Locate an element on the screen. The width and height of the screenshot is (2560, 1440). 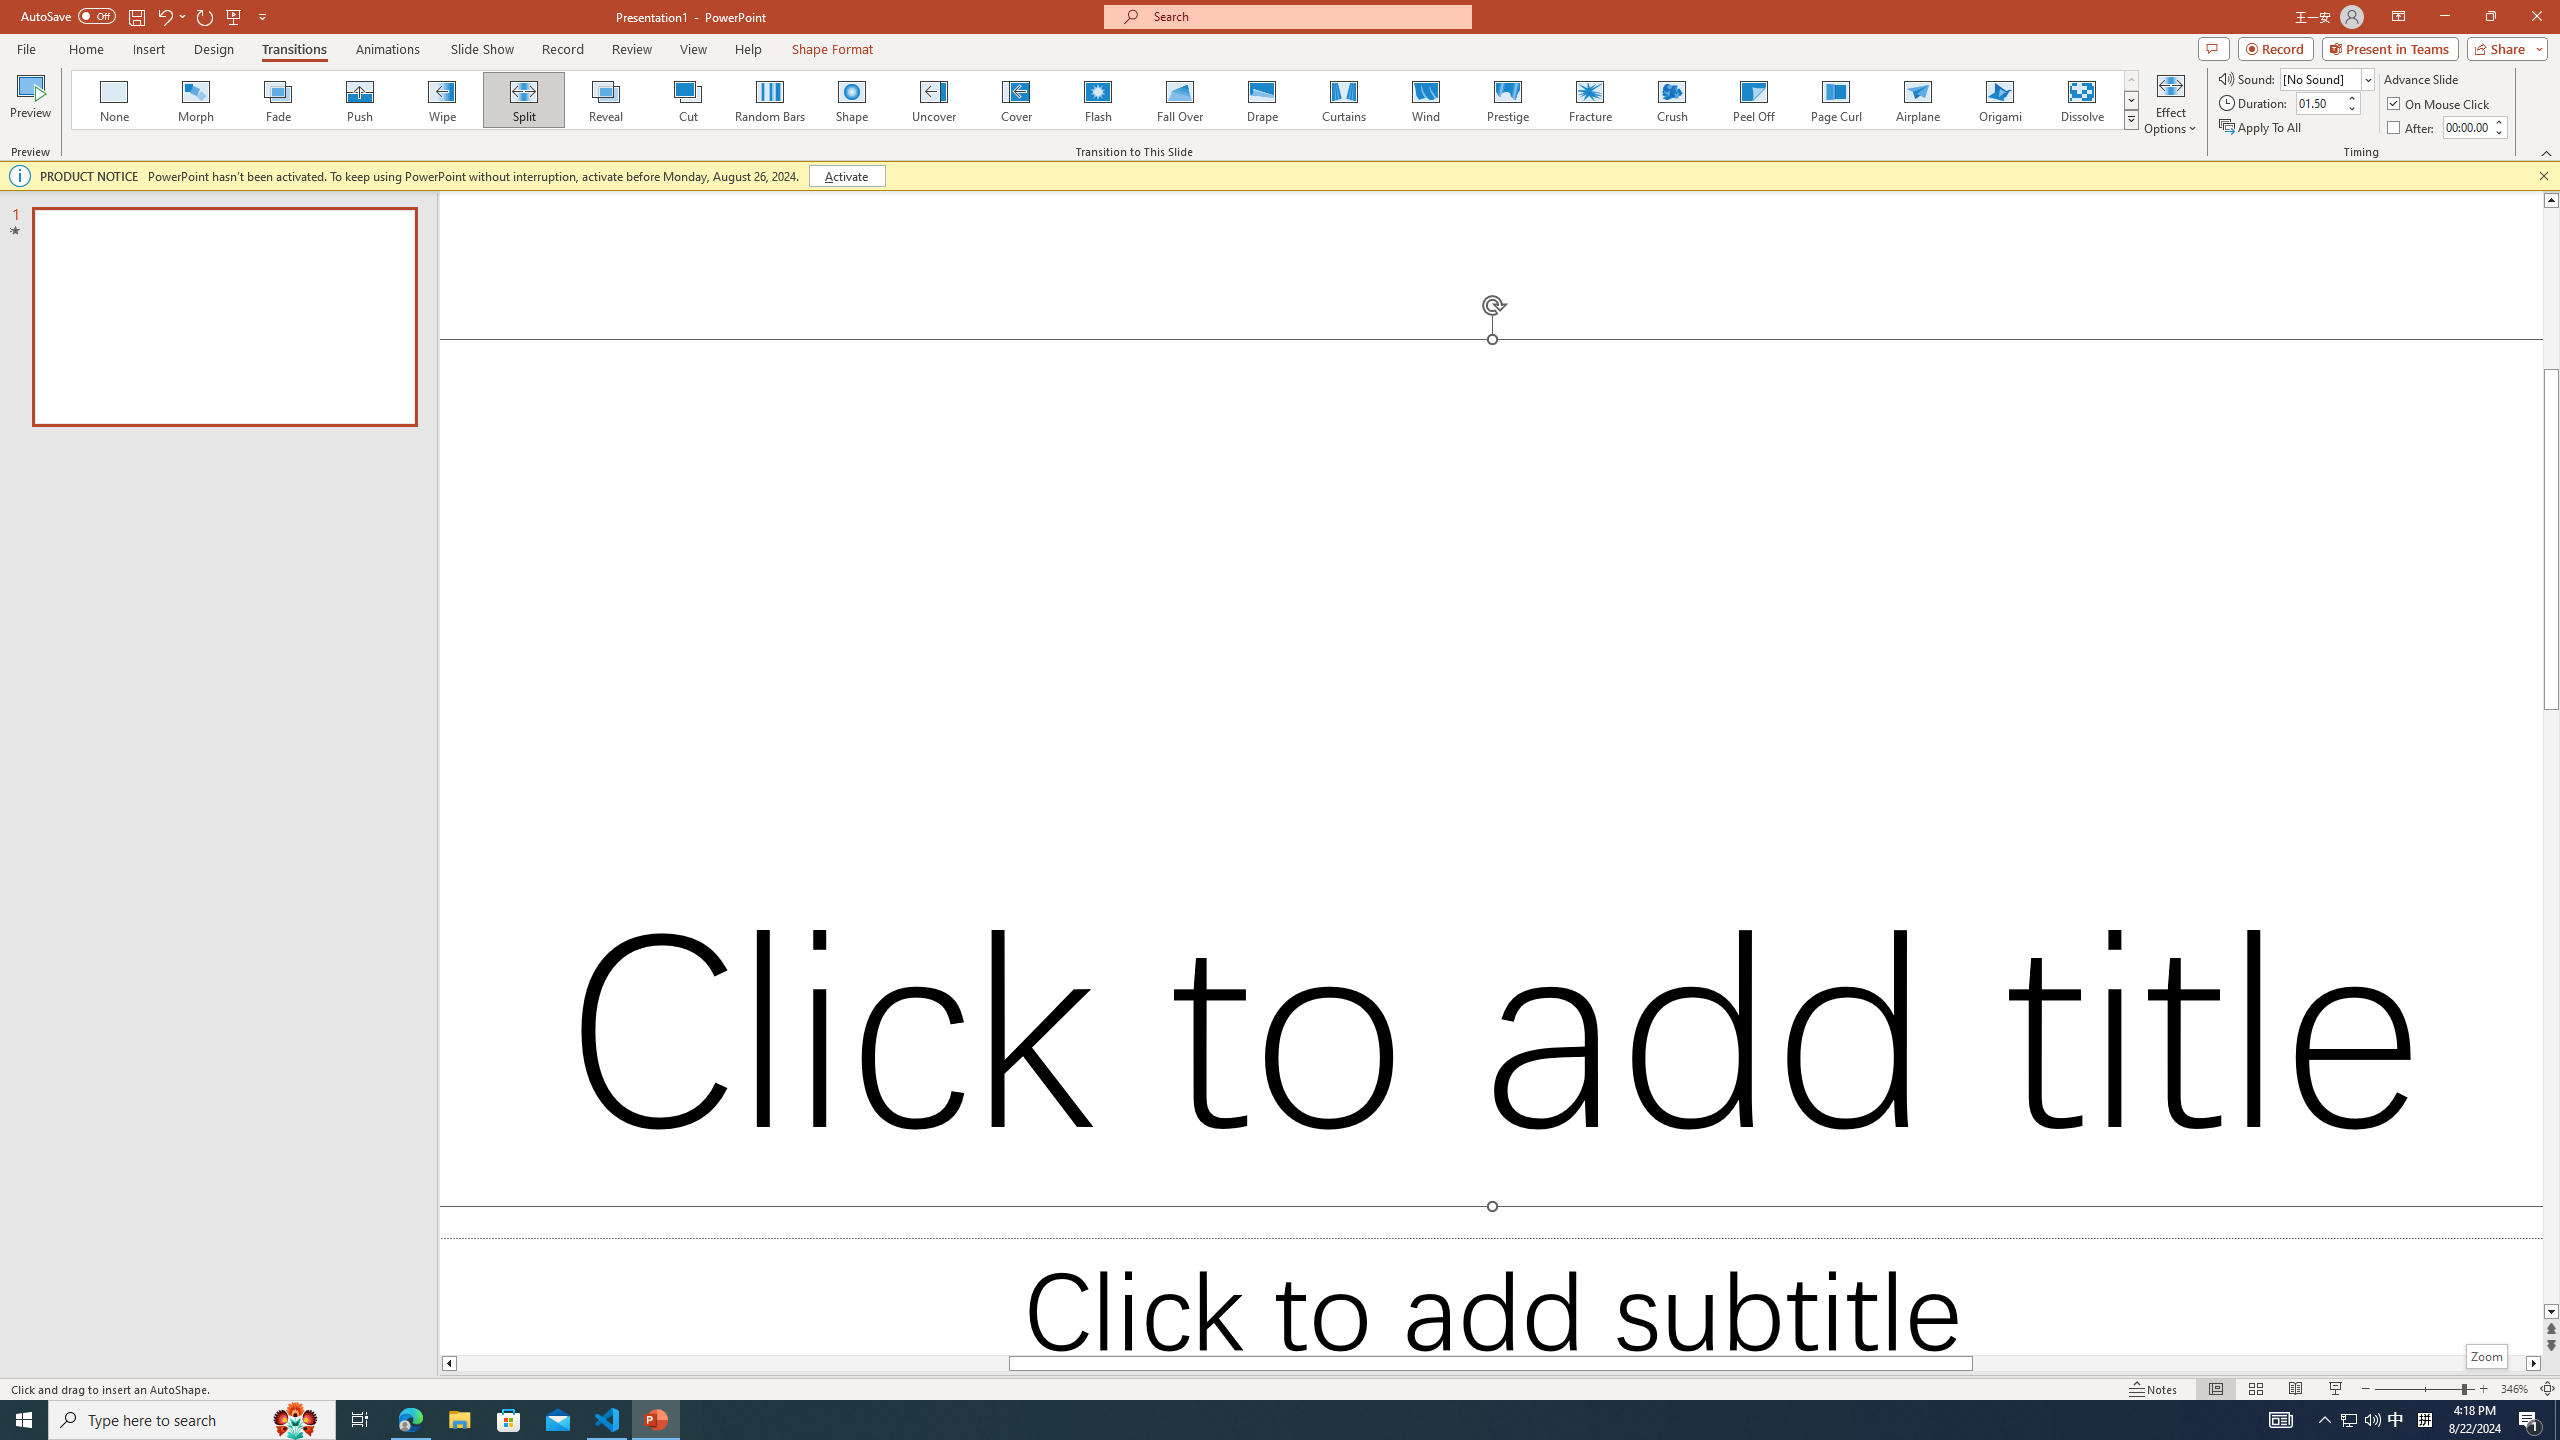
'Flash' is located at coordinates (1097, 99).